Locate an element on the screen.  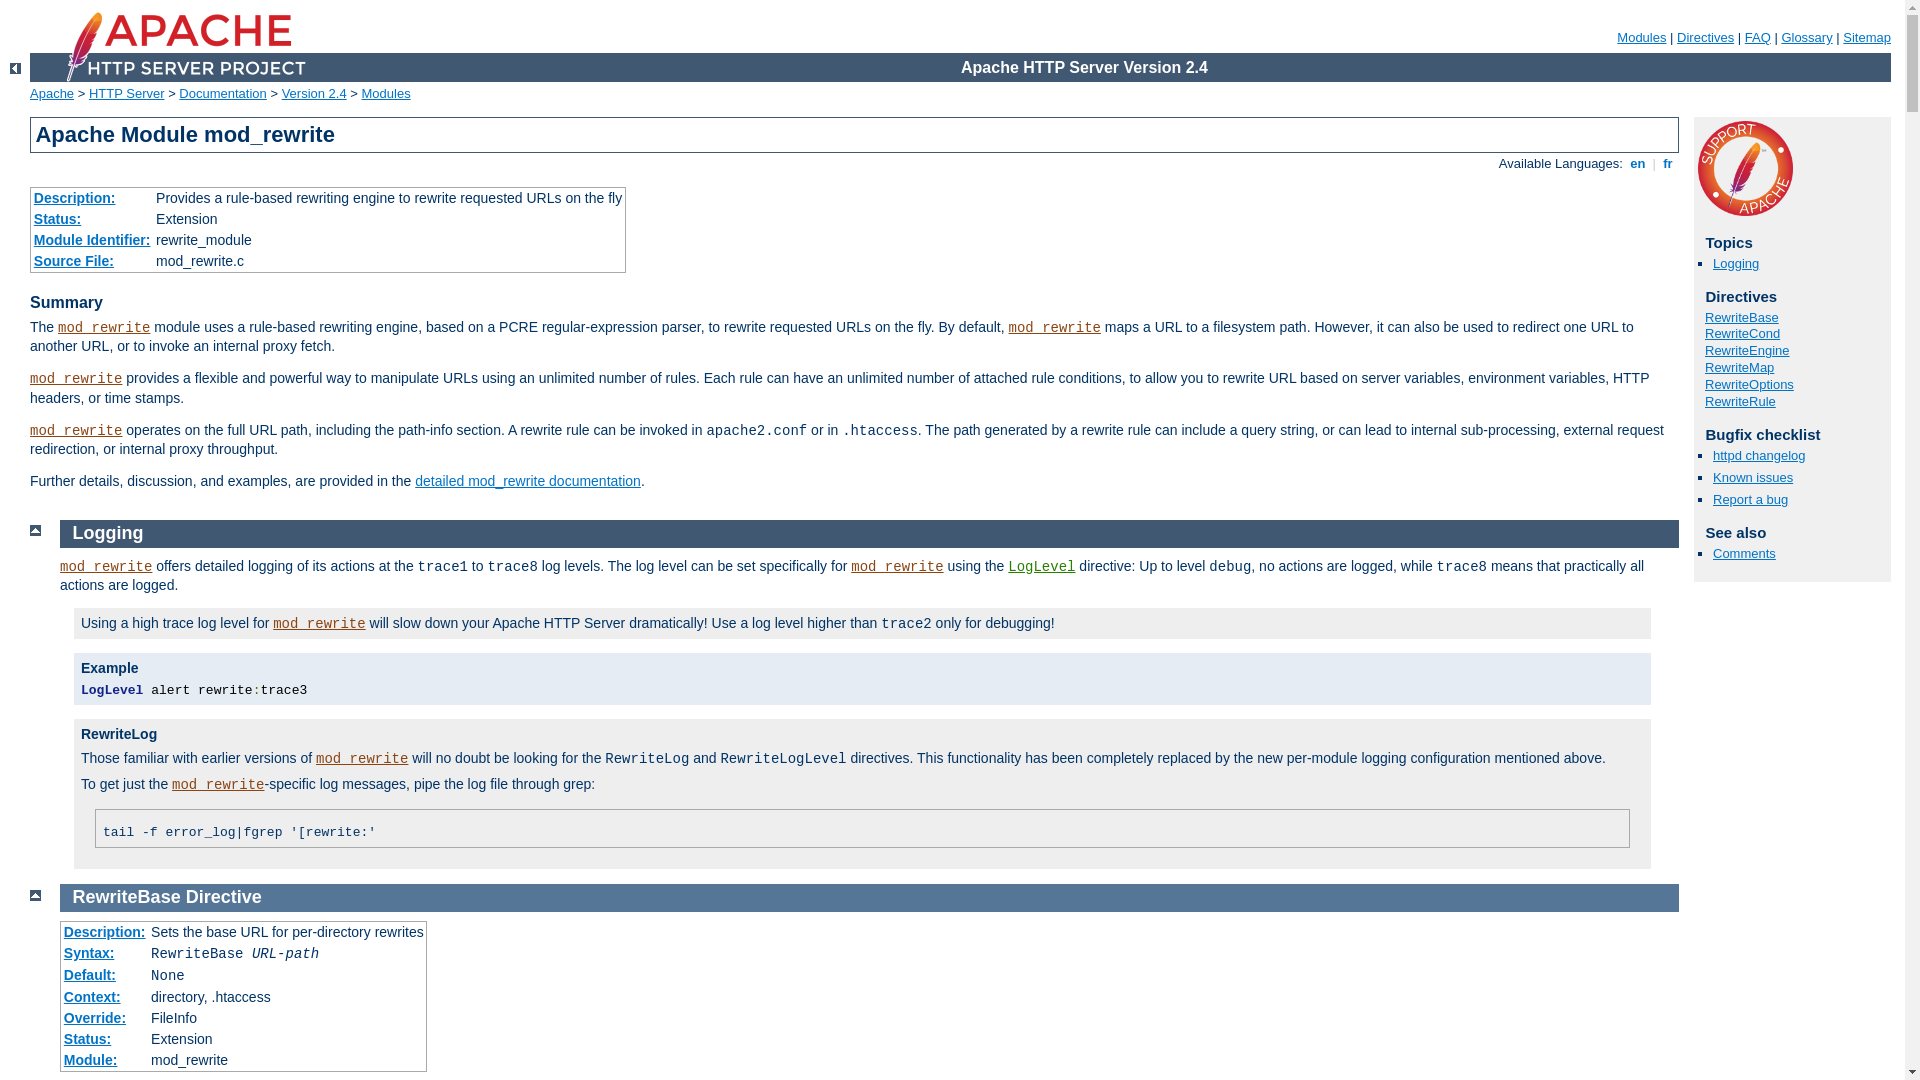
'RewriteOptions' is located at coordinates (1748, 384).